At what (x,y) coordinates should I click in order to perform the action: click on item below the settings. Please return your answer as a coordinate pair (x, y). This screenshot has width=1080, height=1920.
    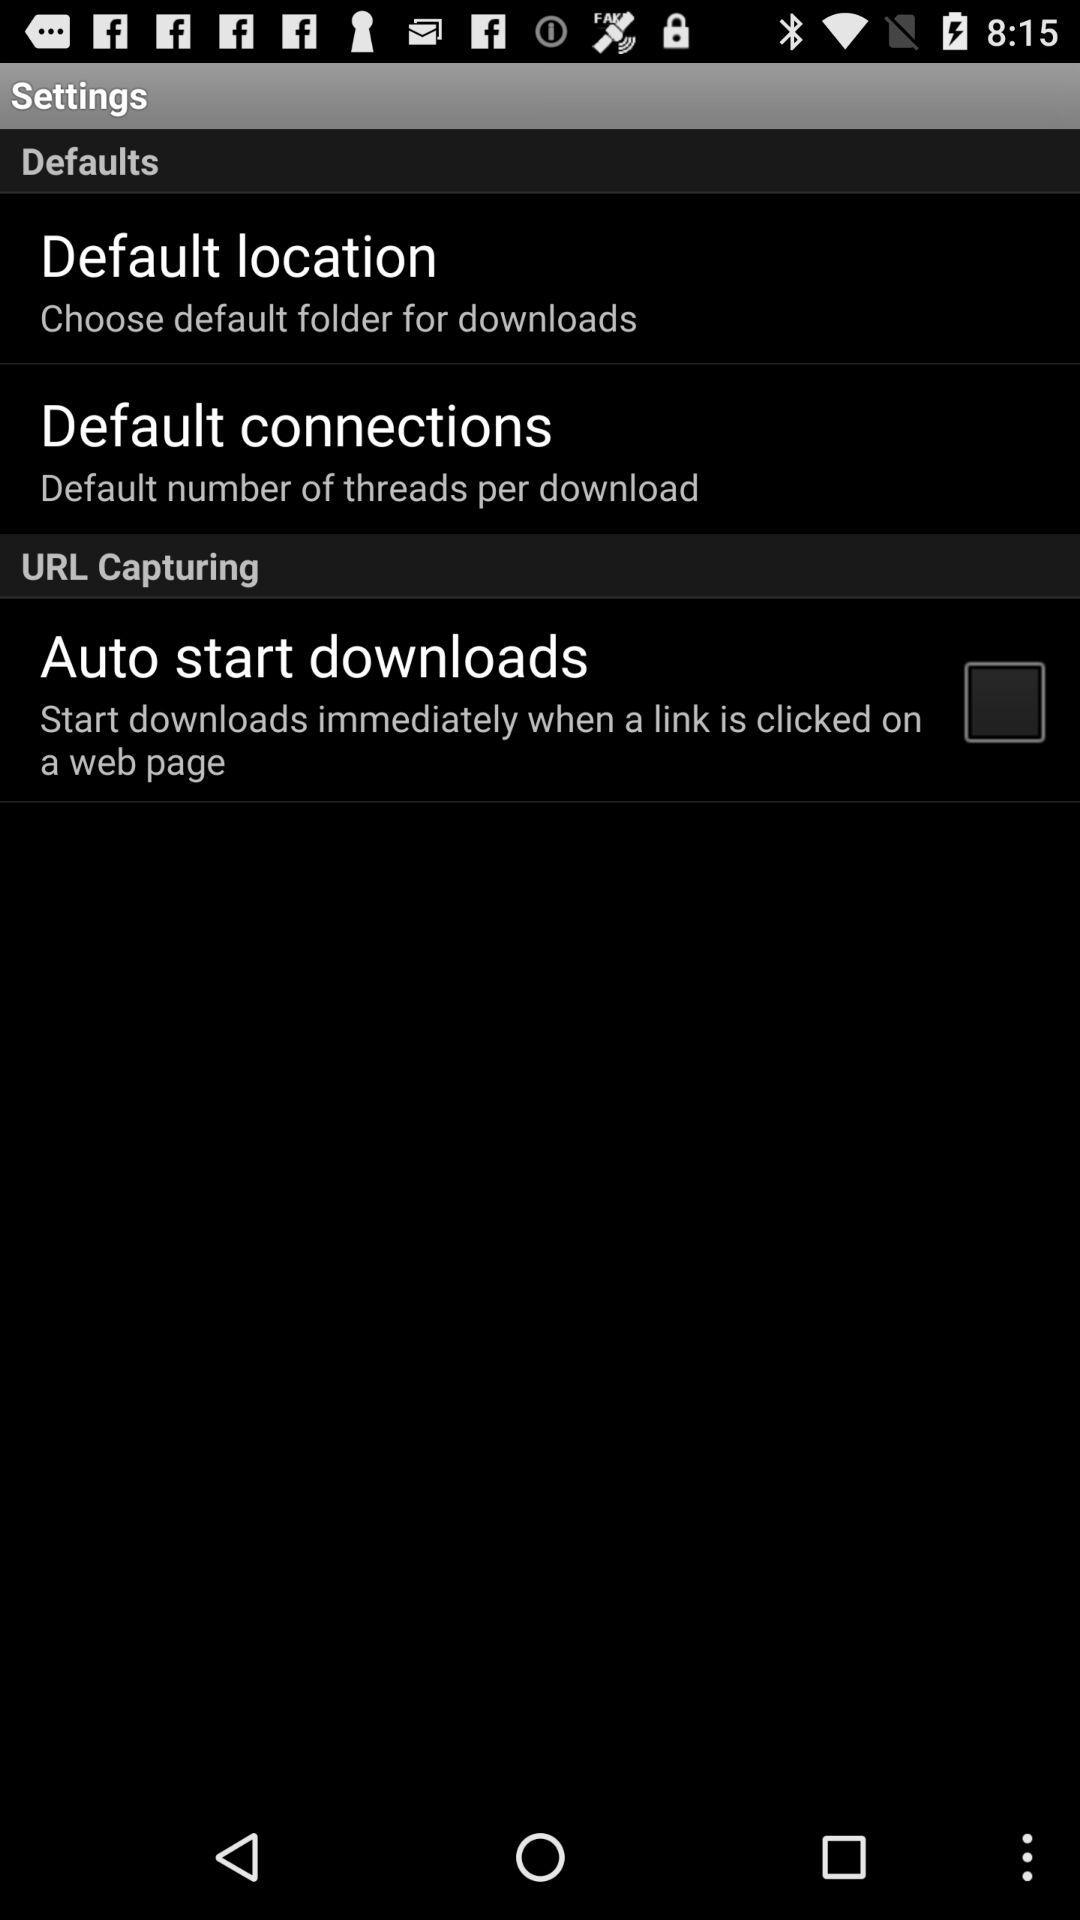
    Looking at the image, I should click on (540, 161).